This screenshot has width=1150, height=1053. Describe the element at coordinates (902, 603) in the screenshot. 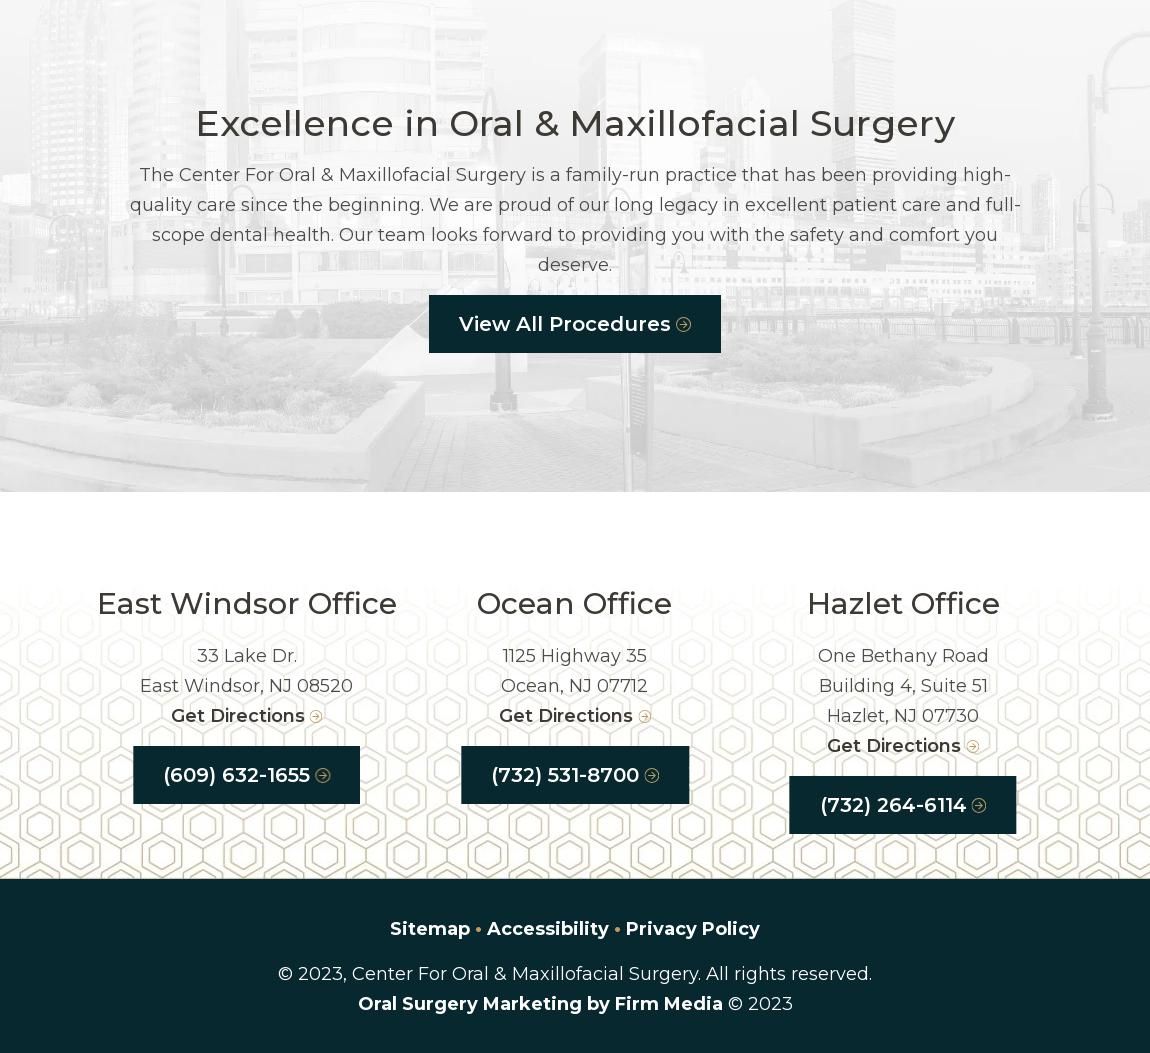

I see `'Hazlet Office'` at that location.